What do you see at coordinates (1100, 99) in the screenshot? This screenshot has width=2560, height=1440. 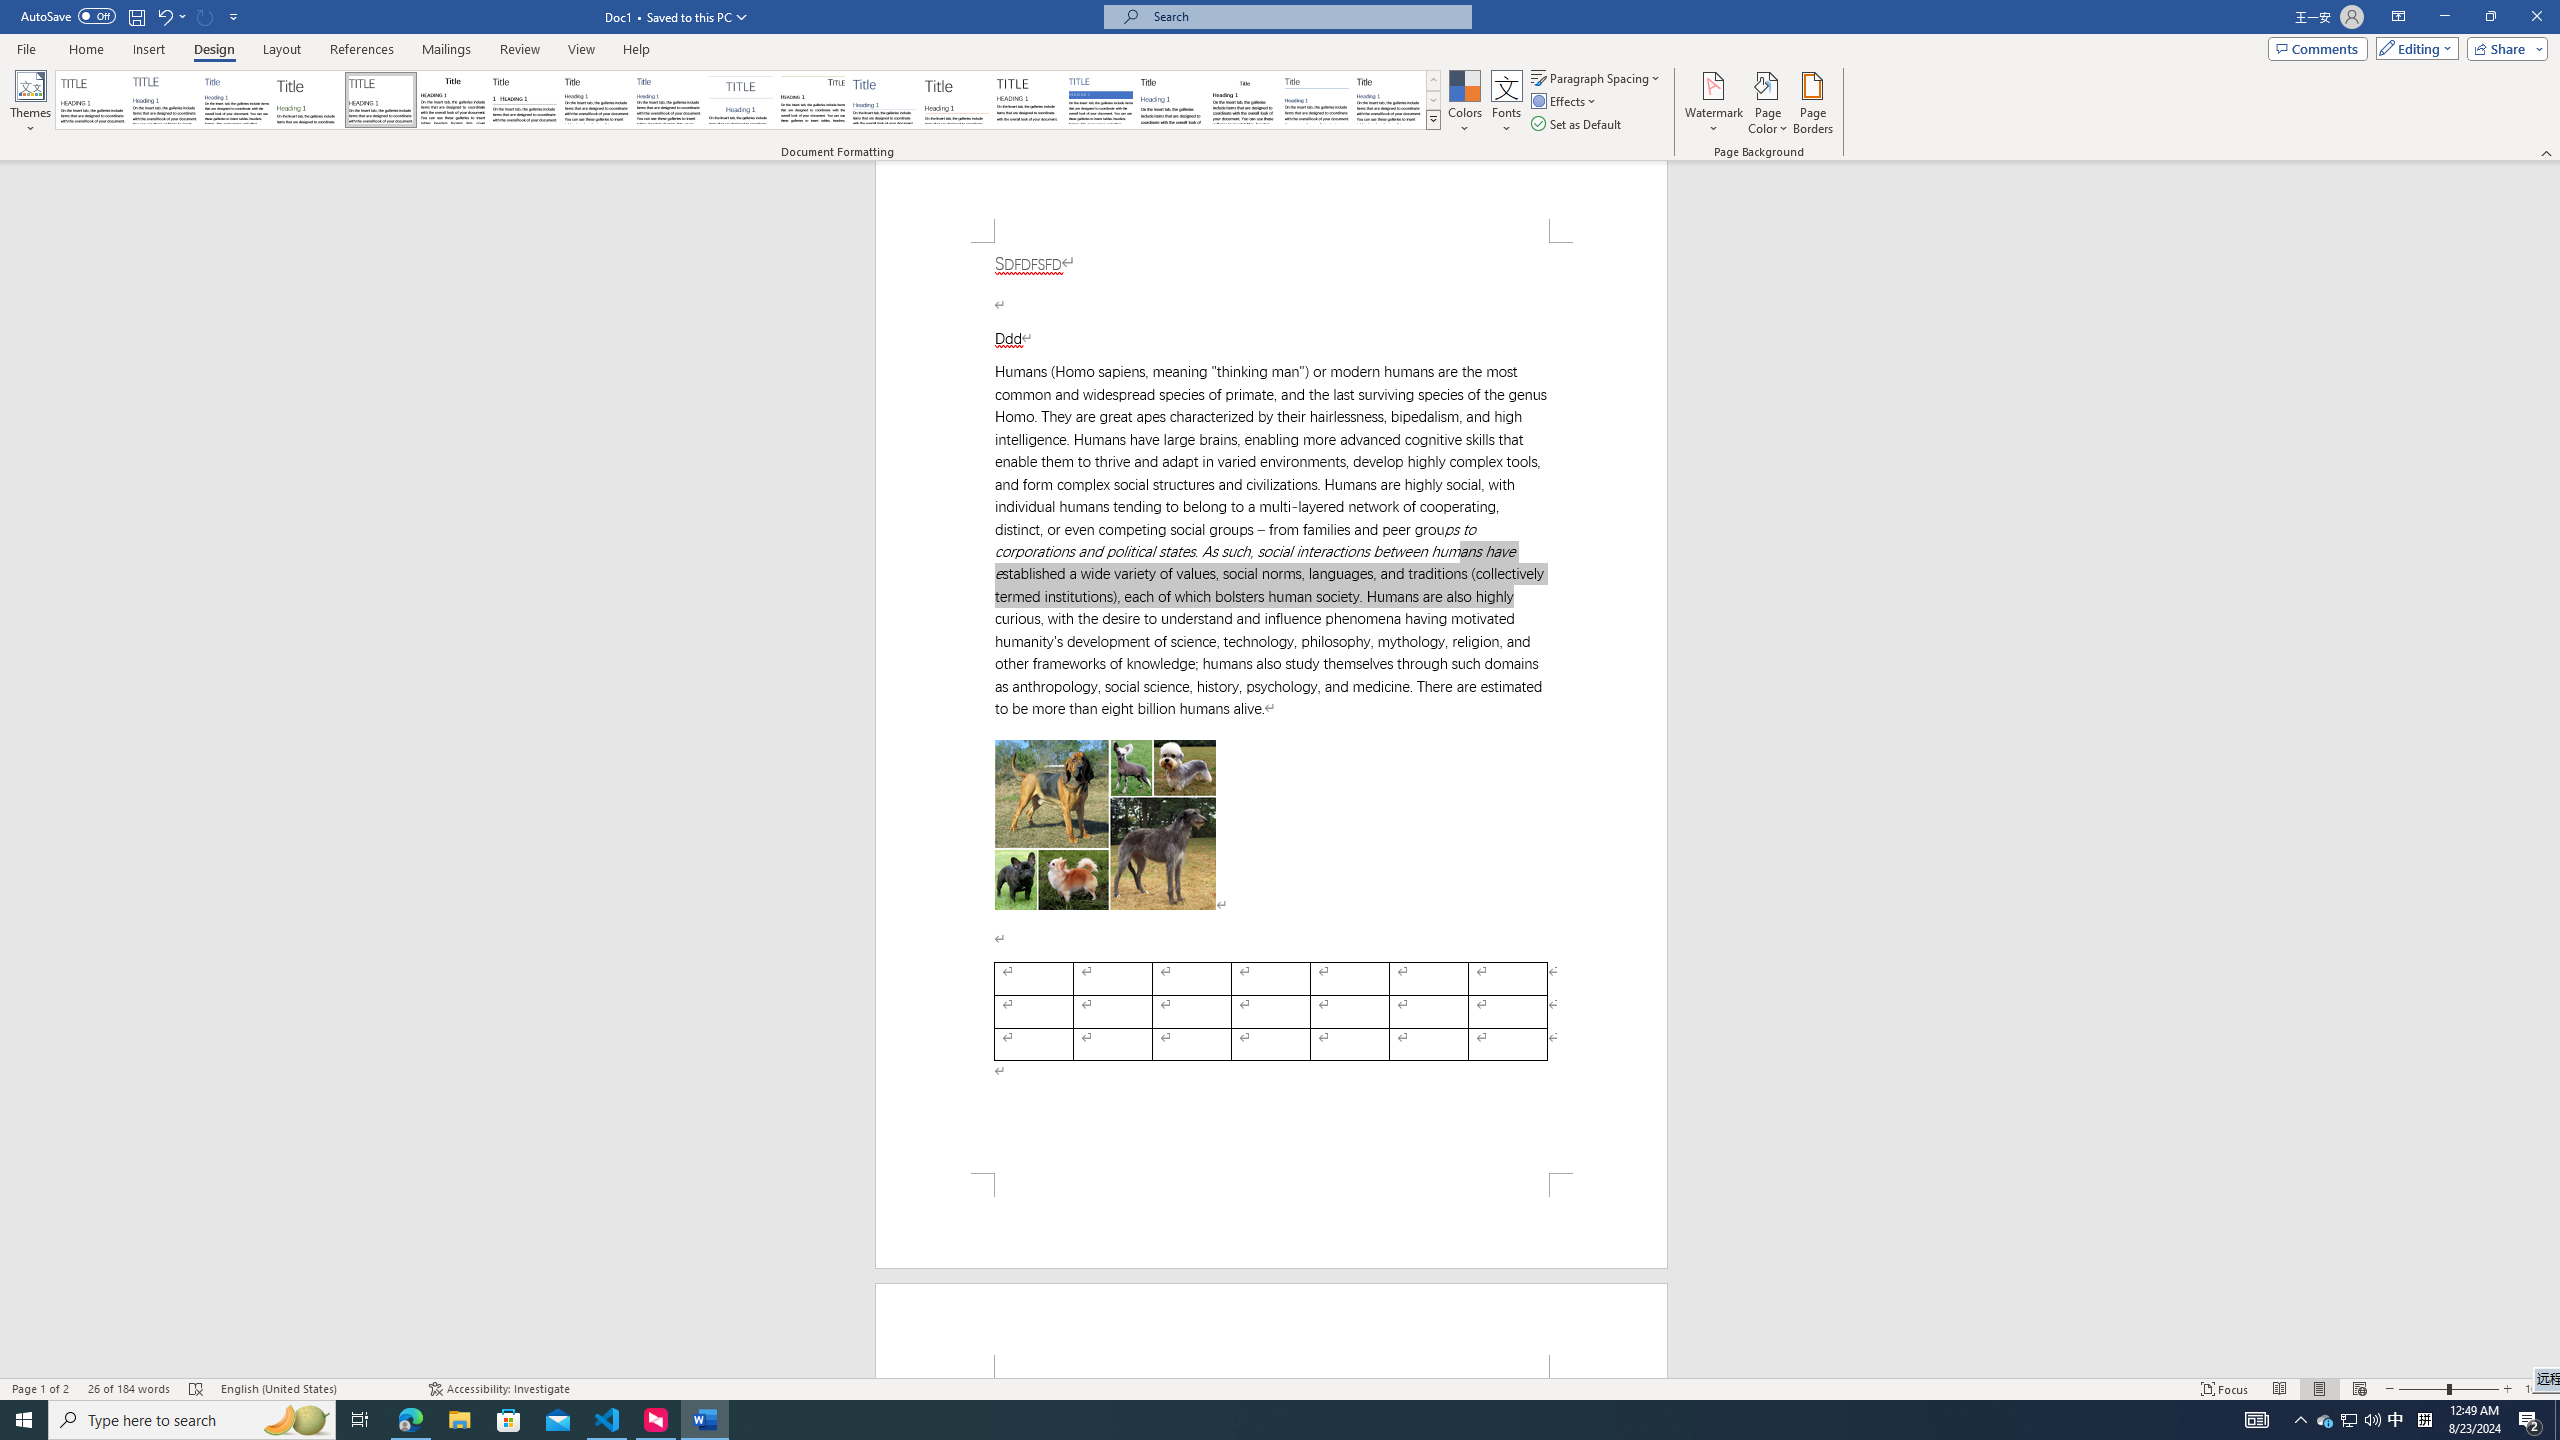 I see `'Shaded'` at bounding box center [1100, 99].